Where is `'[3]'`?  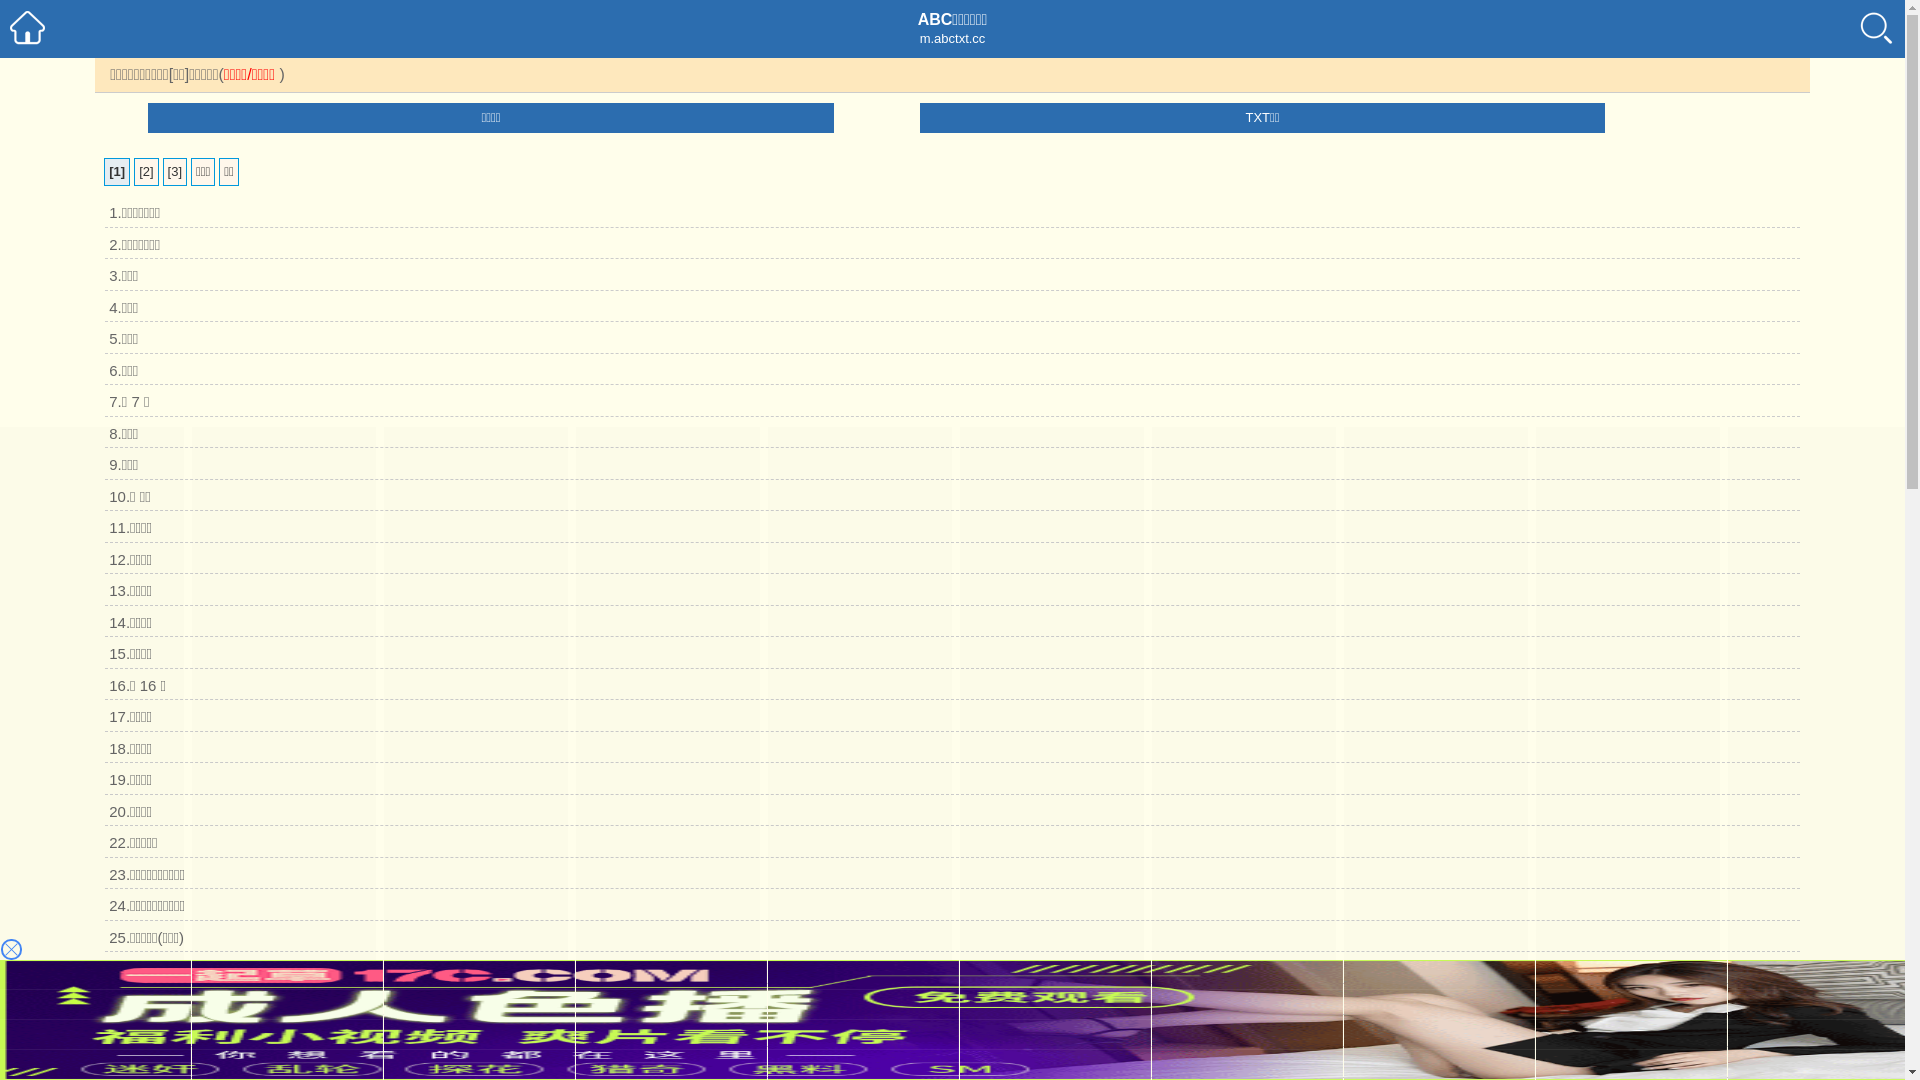
'[3]' is located at coordinates (174, 171).